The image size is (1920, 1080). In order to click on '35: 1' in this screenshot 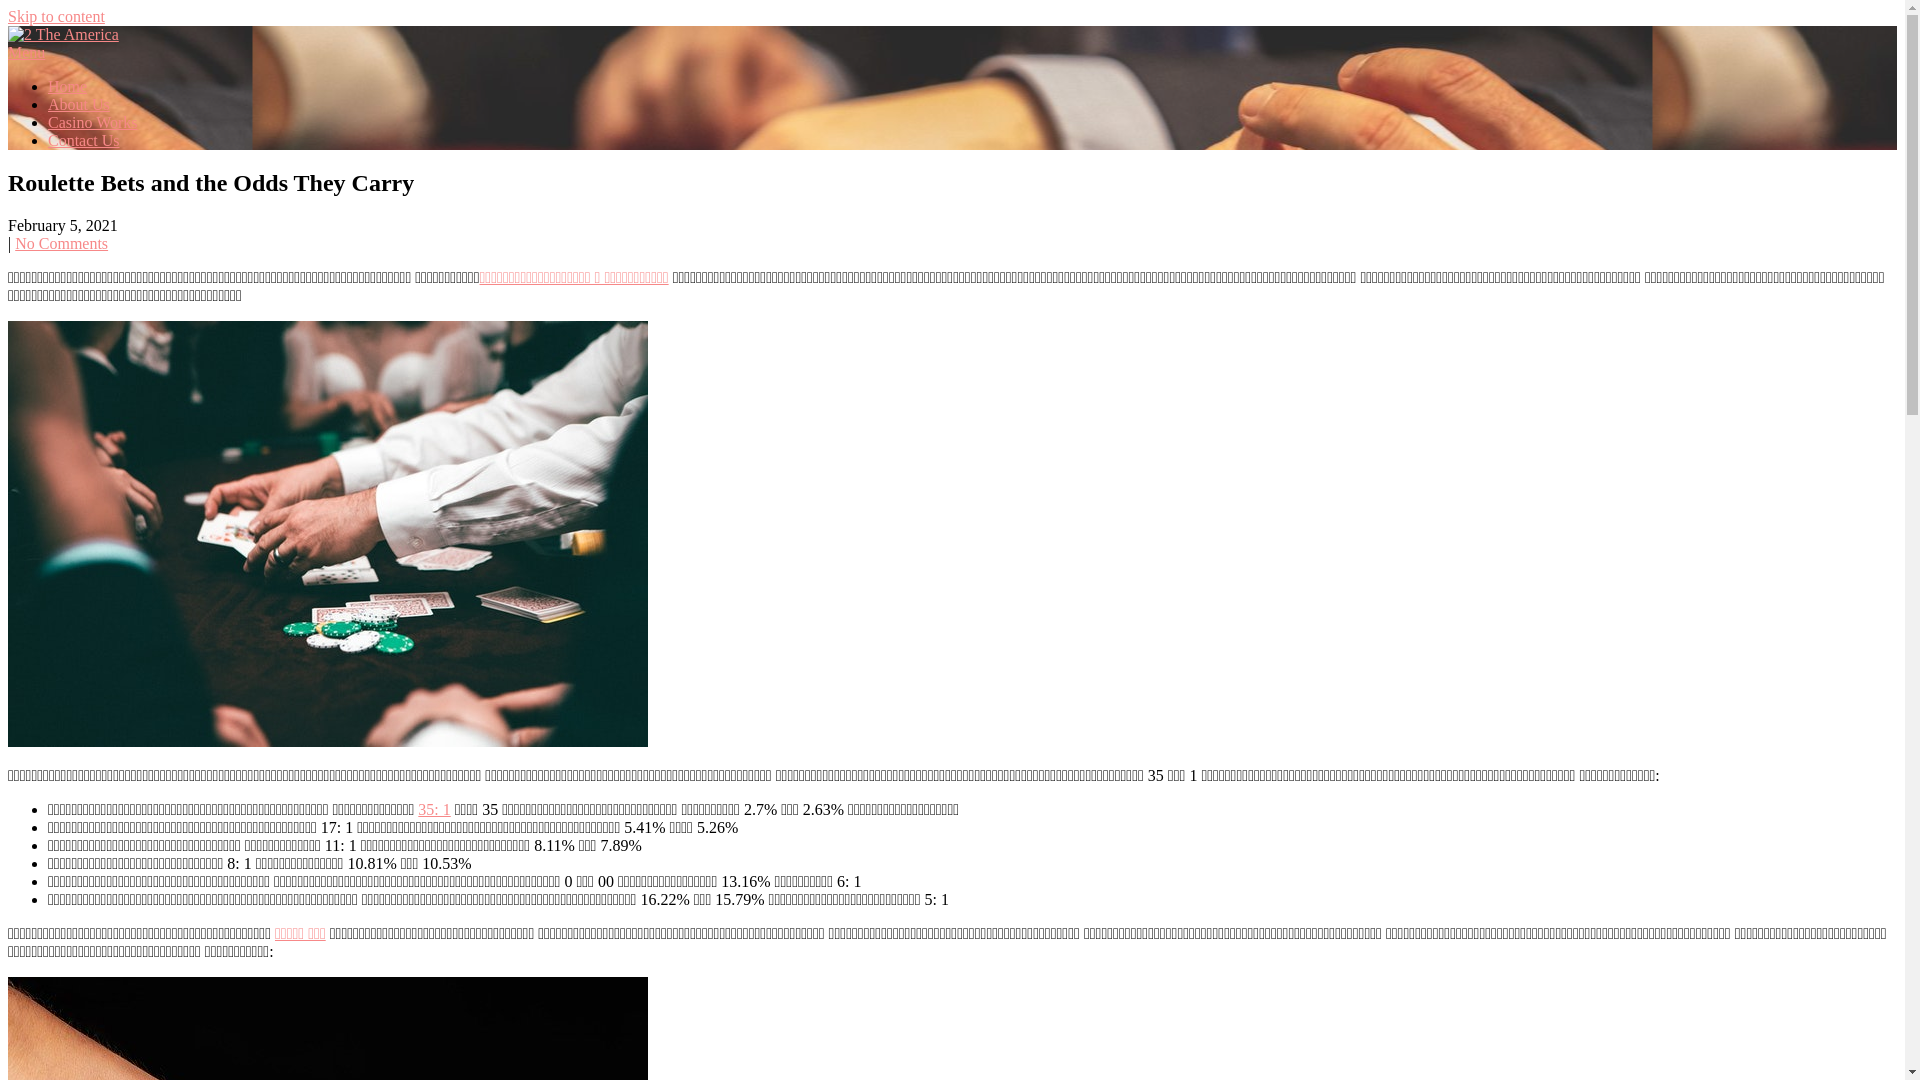, I will do `click(416, 808)`.